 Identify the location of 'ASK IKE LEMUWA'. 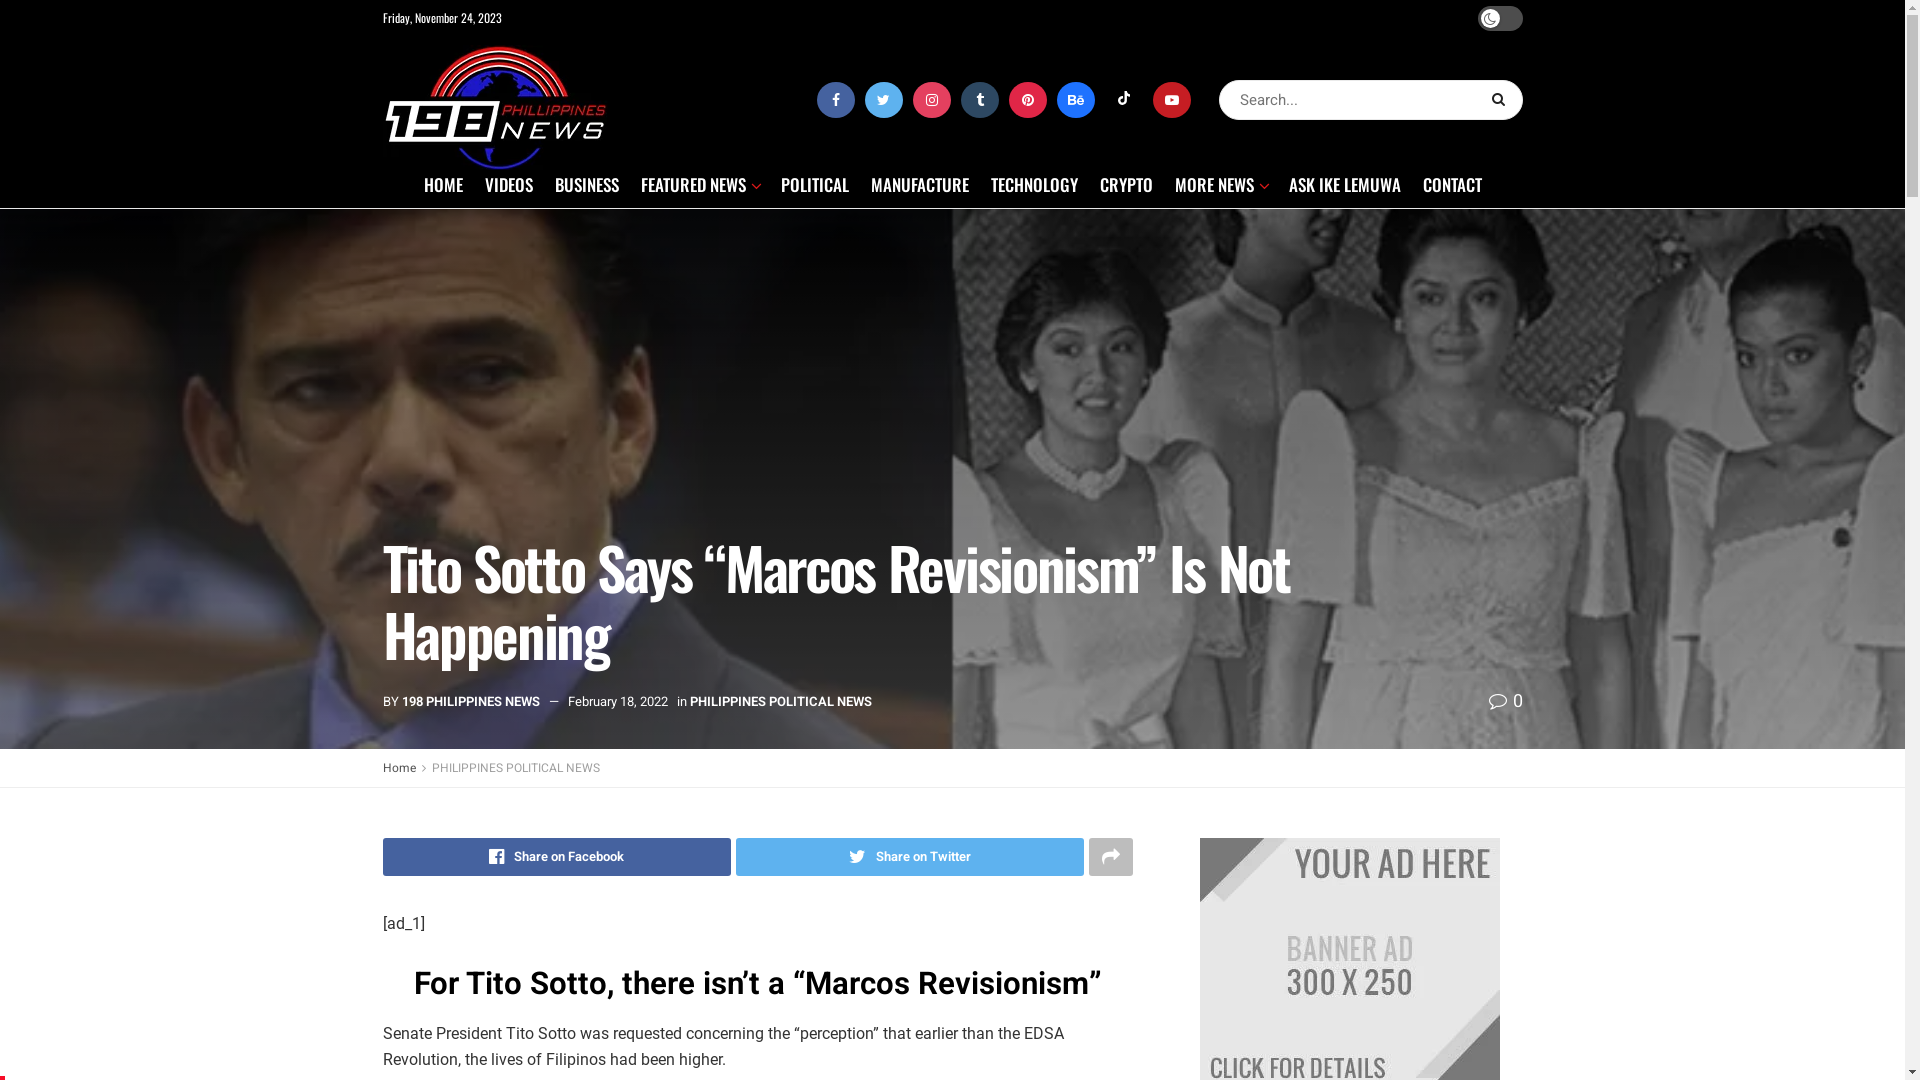
(1344, 184).